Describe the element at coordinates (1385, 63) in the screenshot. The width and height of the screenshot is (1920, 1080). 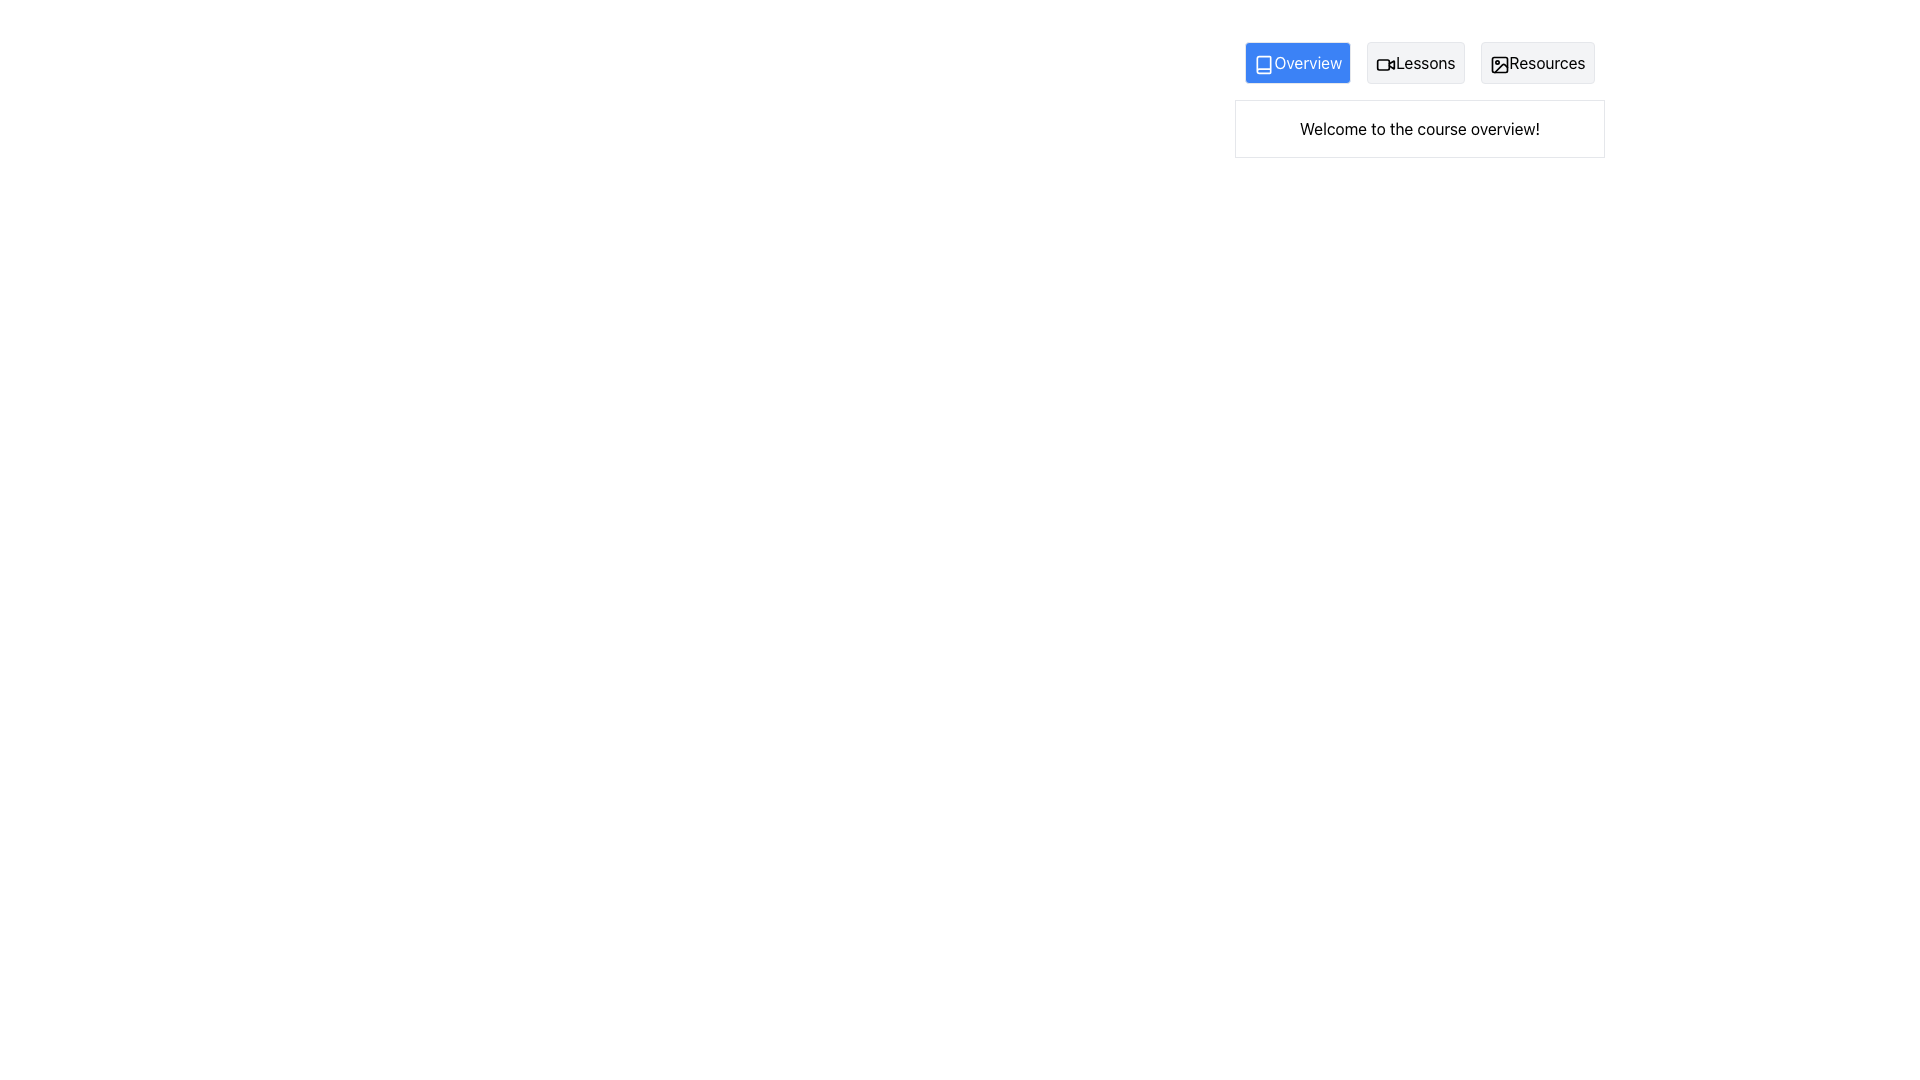
I see `the video icon located within the 'Lessons' button, which is the leftmost graphical component adjacent to 'Overview' and 'Resources'` at that location.